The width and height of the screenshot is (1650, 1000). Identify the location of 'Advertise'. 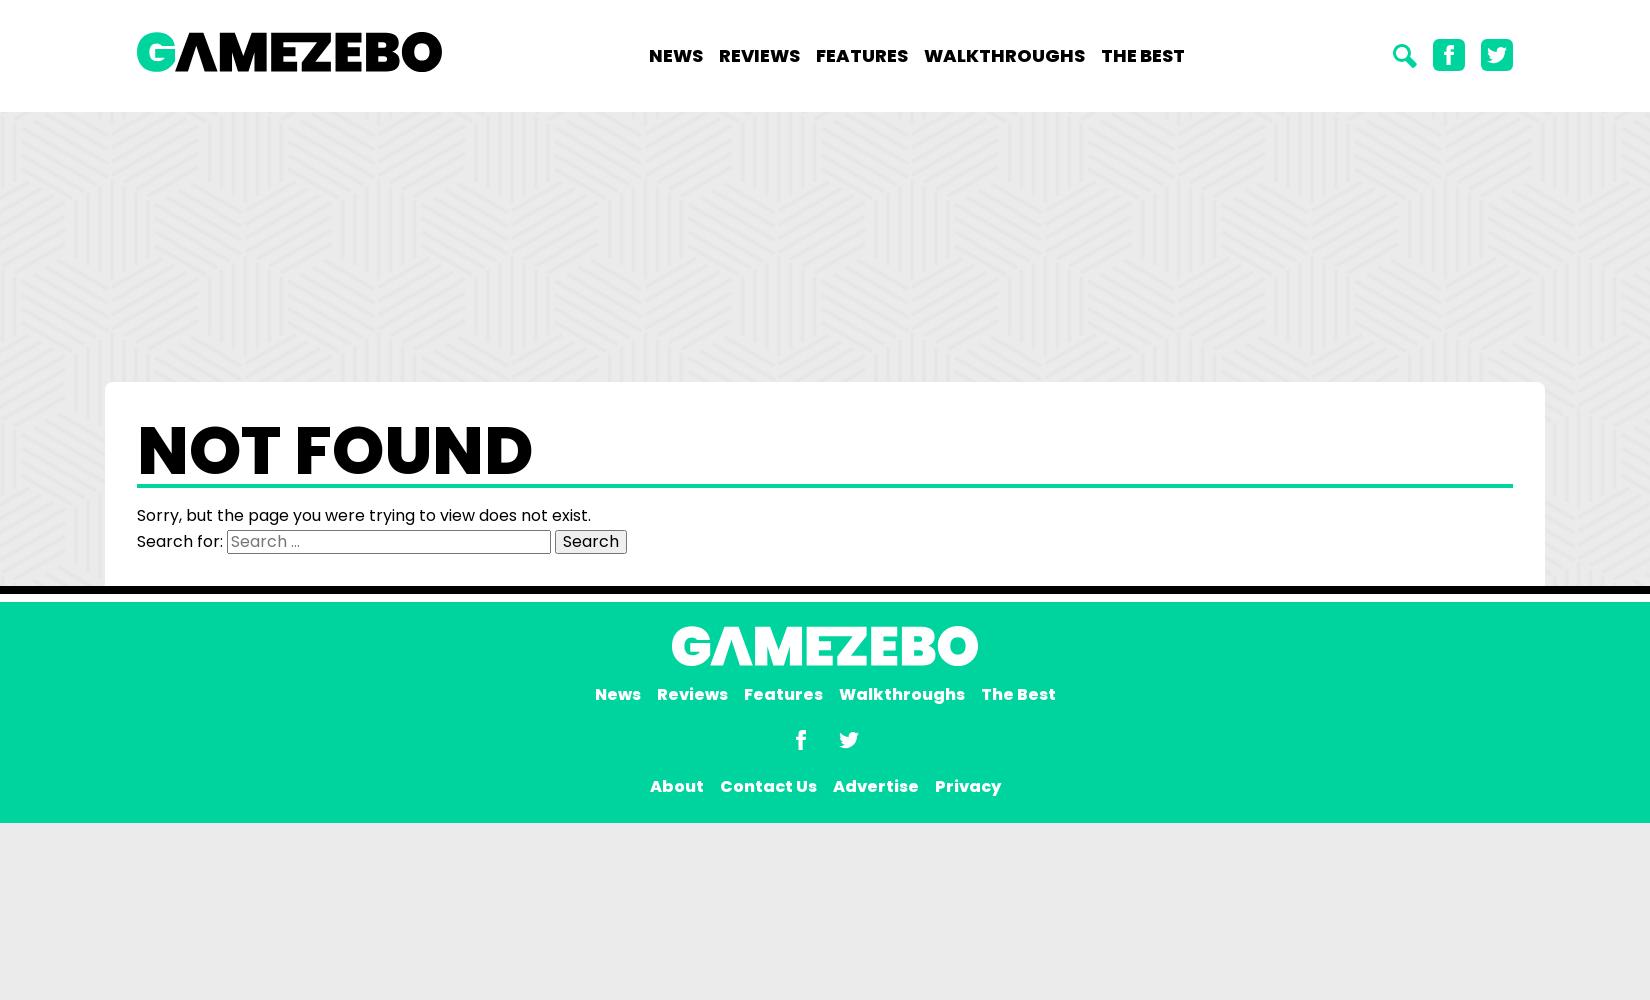
(874, 785).